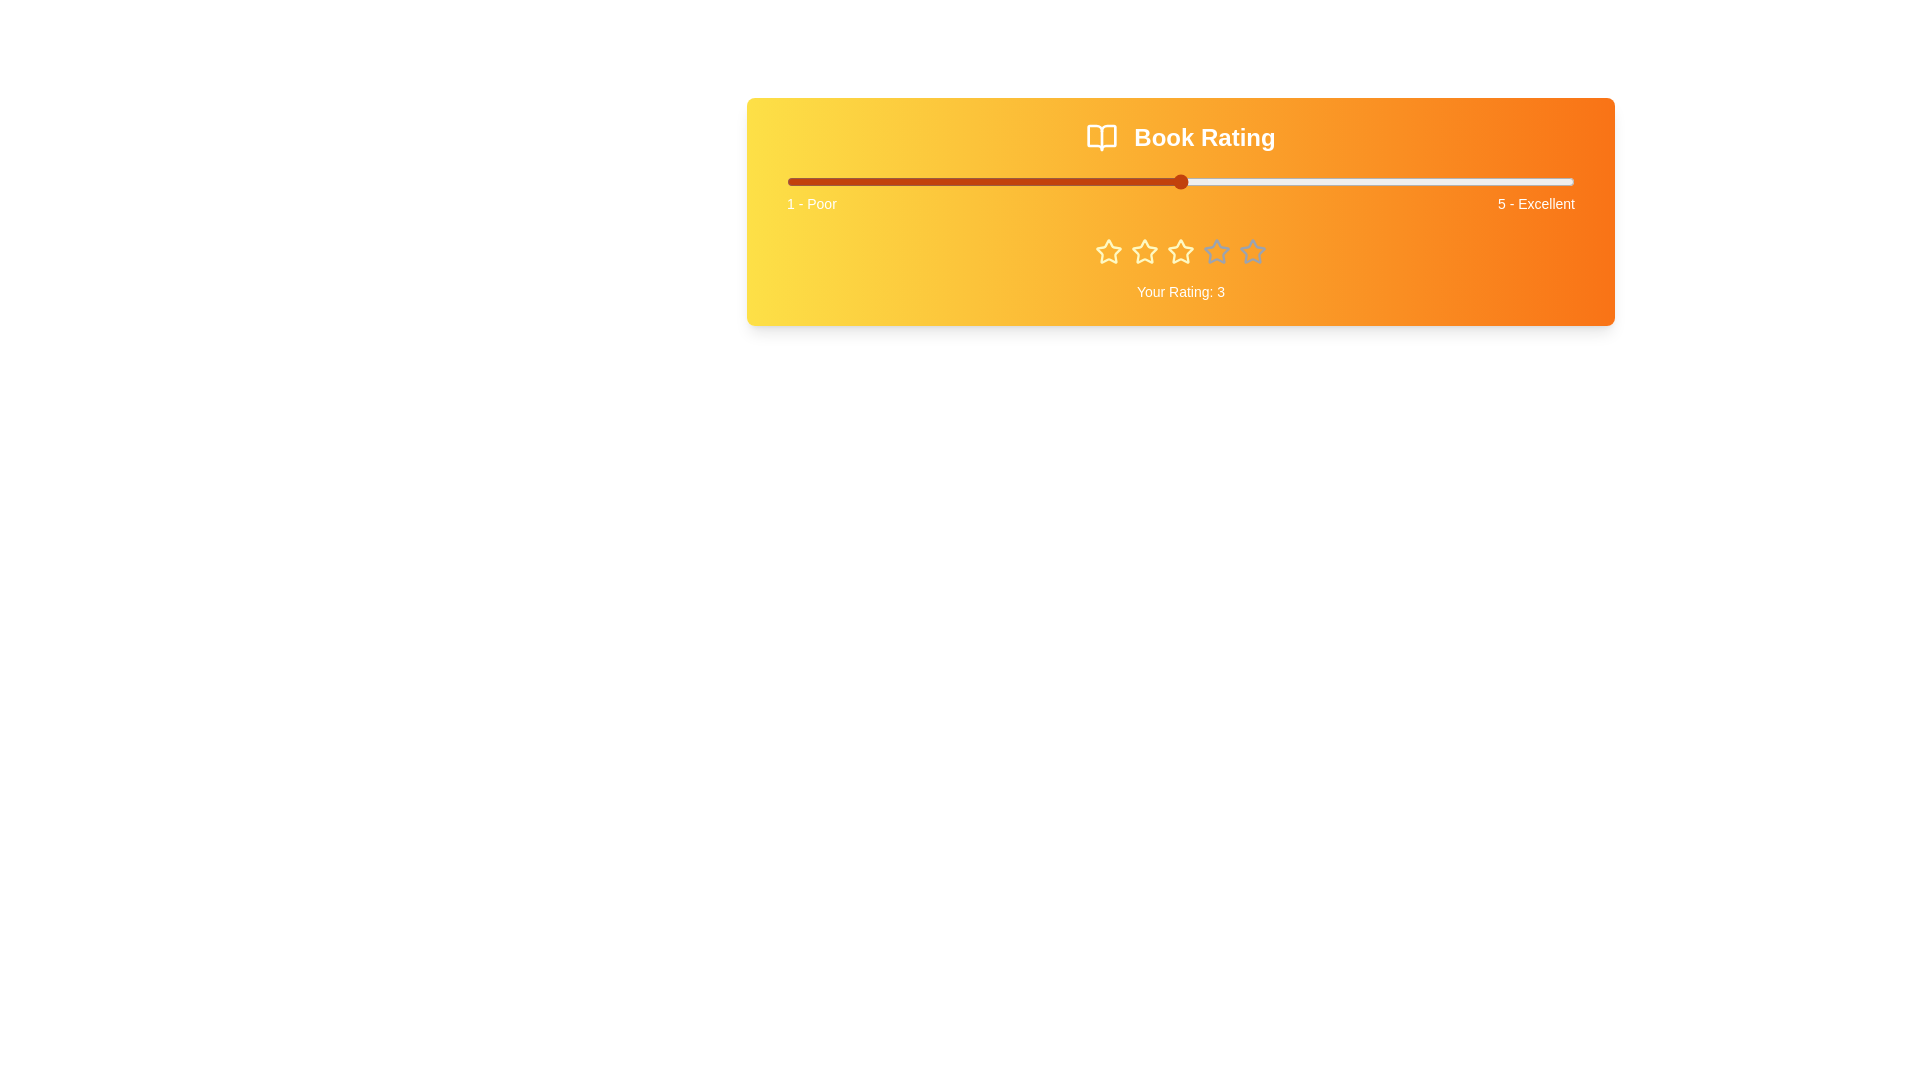 This screenshot has width=1920, height=1080. What do you see at coordinates (1180, 181) in the screenshot?
I see `the slider handle` at bounding box center [1180, 181].